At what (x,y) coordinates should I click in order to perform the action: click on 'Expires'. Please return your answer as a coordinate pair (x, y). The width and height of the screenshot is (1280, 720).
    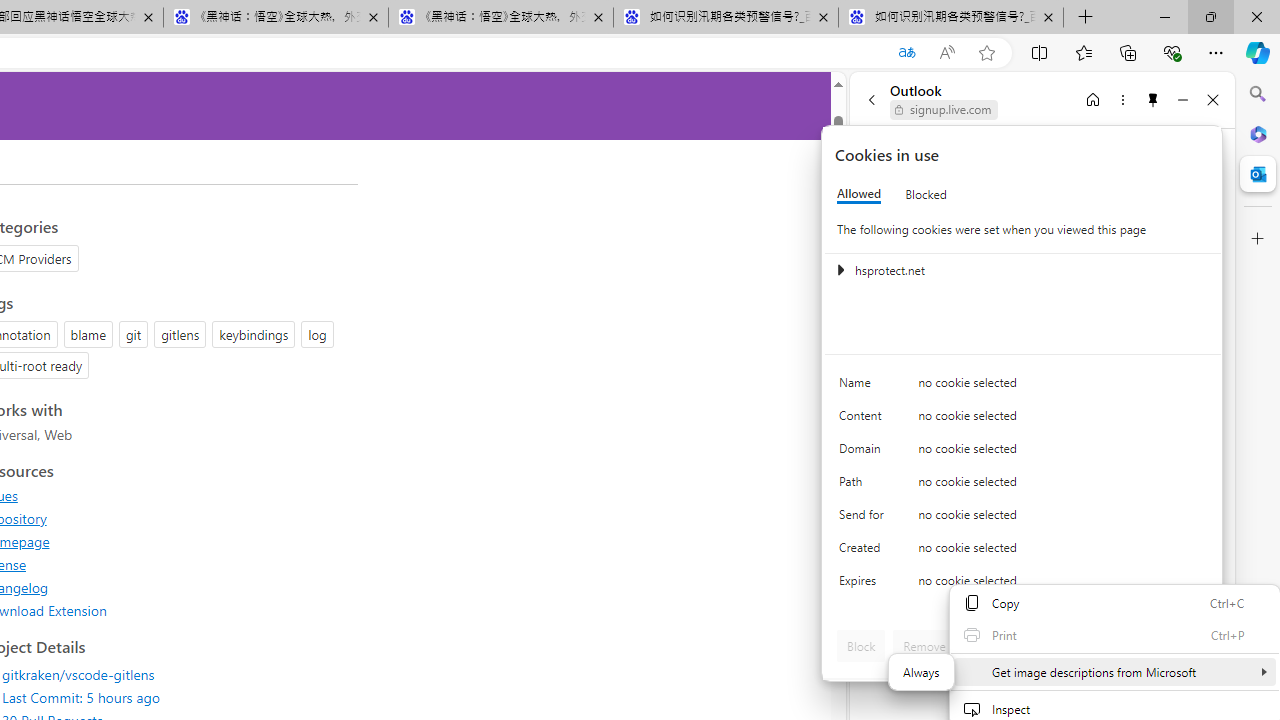
    Looking at the image, I should click on (865, 585).